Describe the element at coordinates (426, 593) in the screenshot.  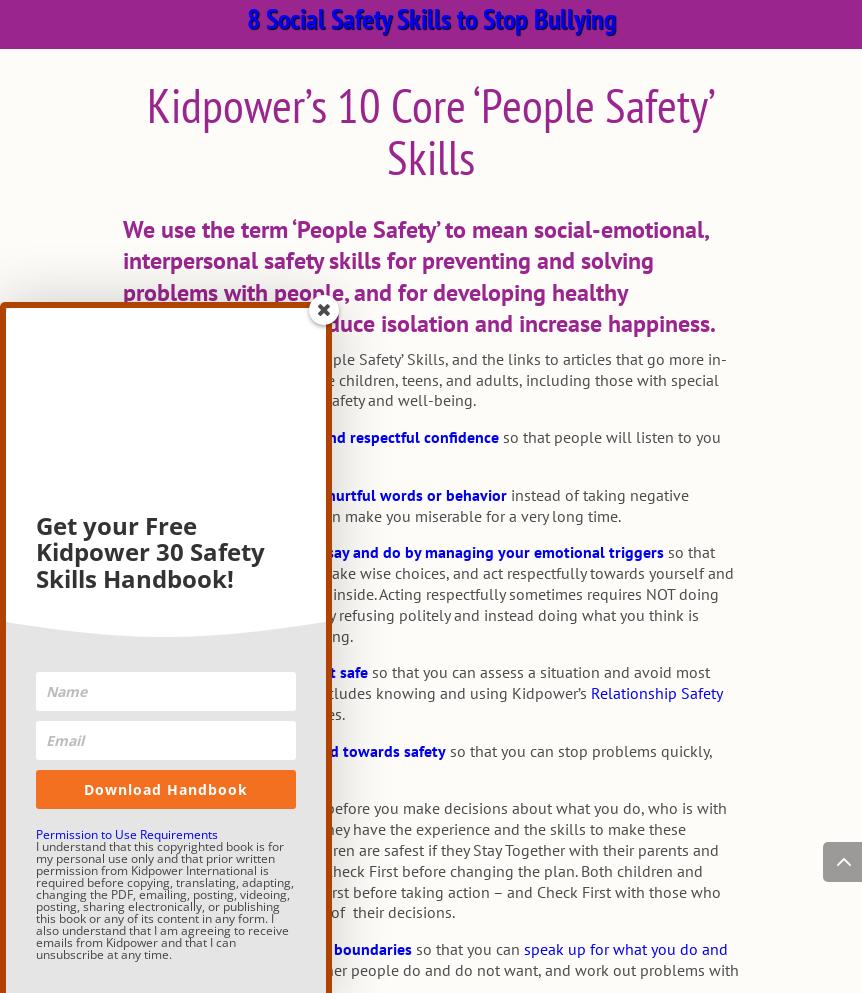
I see `'so that you are able to think clearly, make wise choices, and act respectfully towards yourself and others no matter how you feel inside. Acting respectfully sometimes requires NOT doing what someone wants you to by refusing politely and instead doing what you think is safest or best for your well-being.'` at that location.